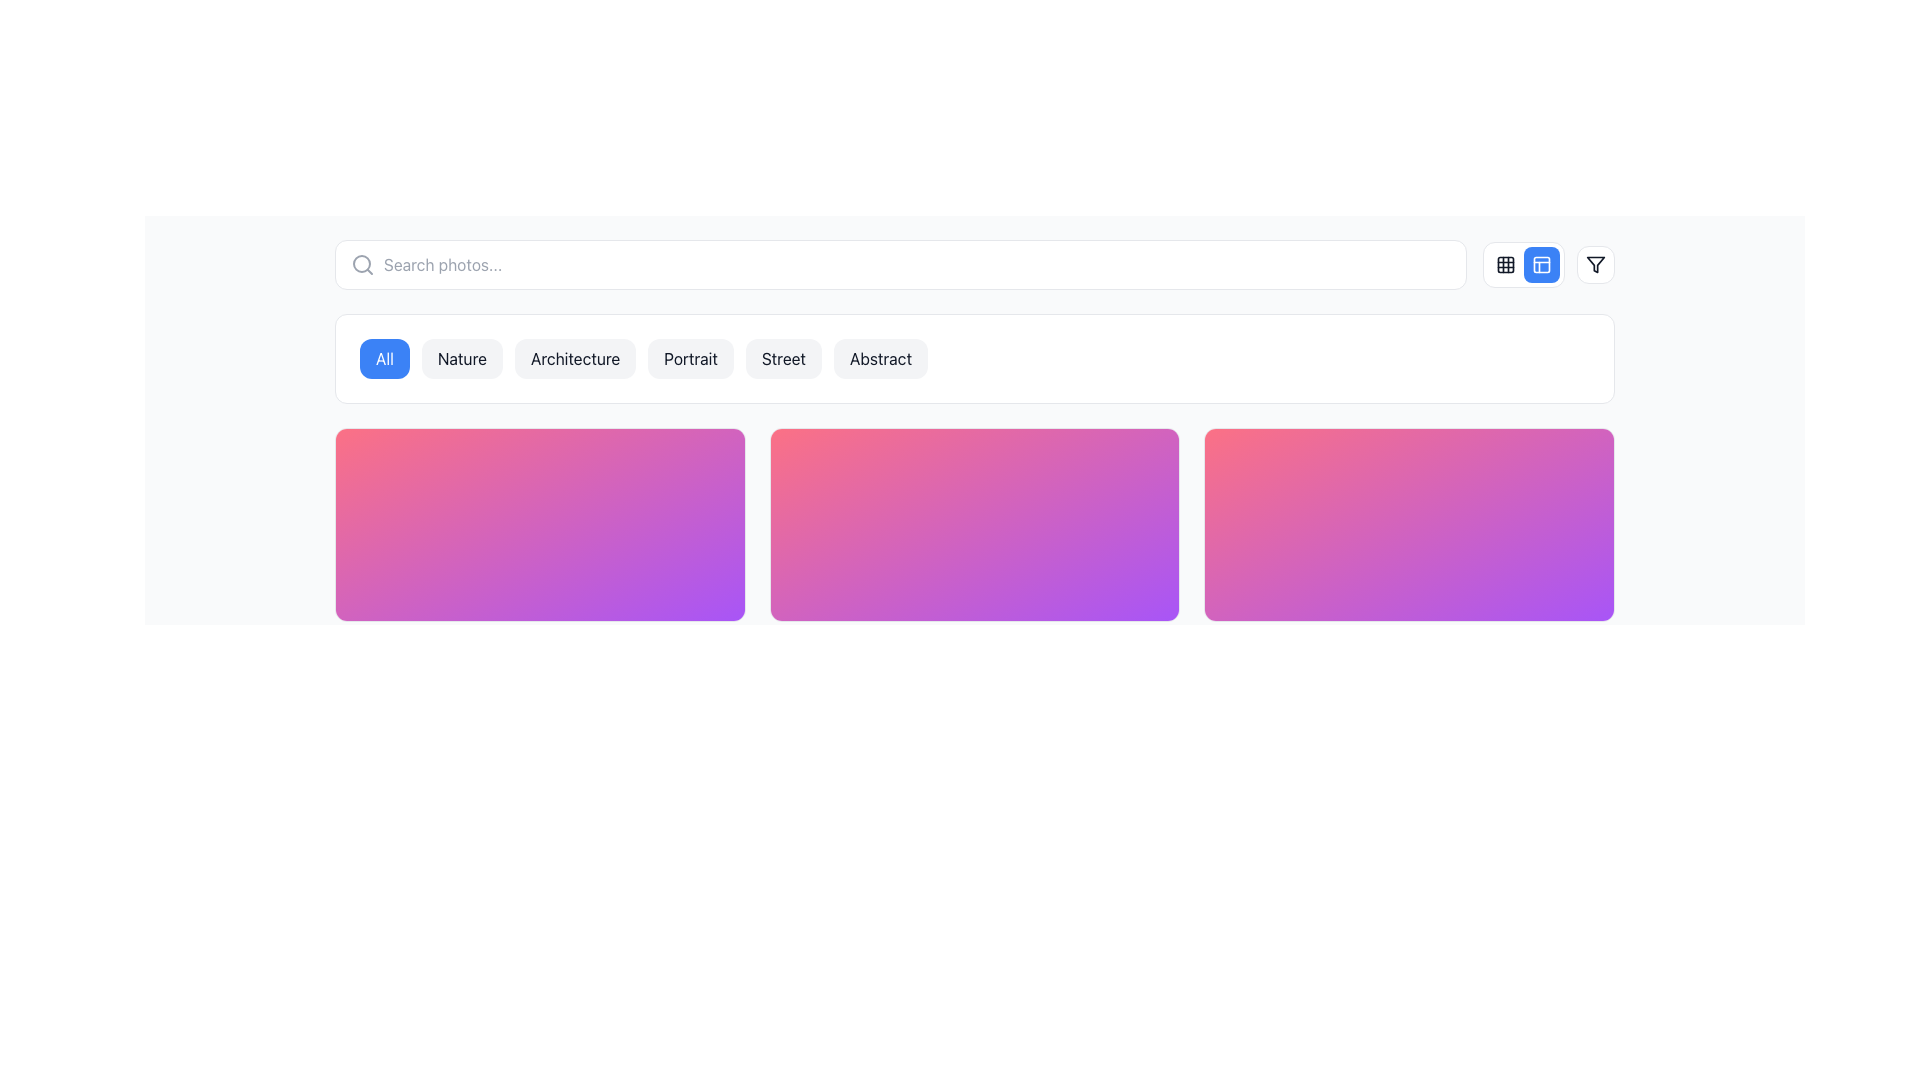 Image resolution: width=1920 pixels, height=1080 pixels. What do you see at coordinates (1408, 523) in the screenshot?
I see `the third clickable card component with a gradient background, positioned in the upper right section of the interface` at bounding box center [1408, 523].